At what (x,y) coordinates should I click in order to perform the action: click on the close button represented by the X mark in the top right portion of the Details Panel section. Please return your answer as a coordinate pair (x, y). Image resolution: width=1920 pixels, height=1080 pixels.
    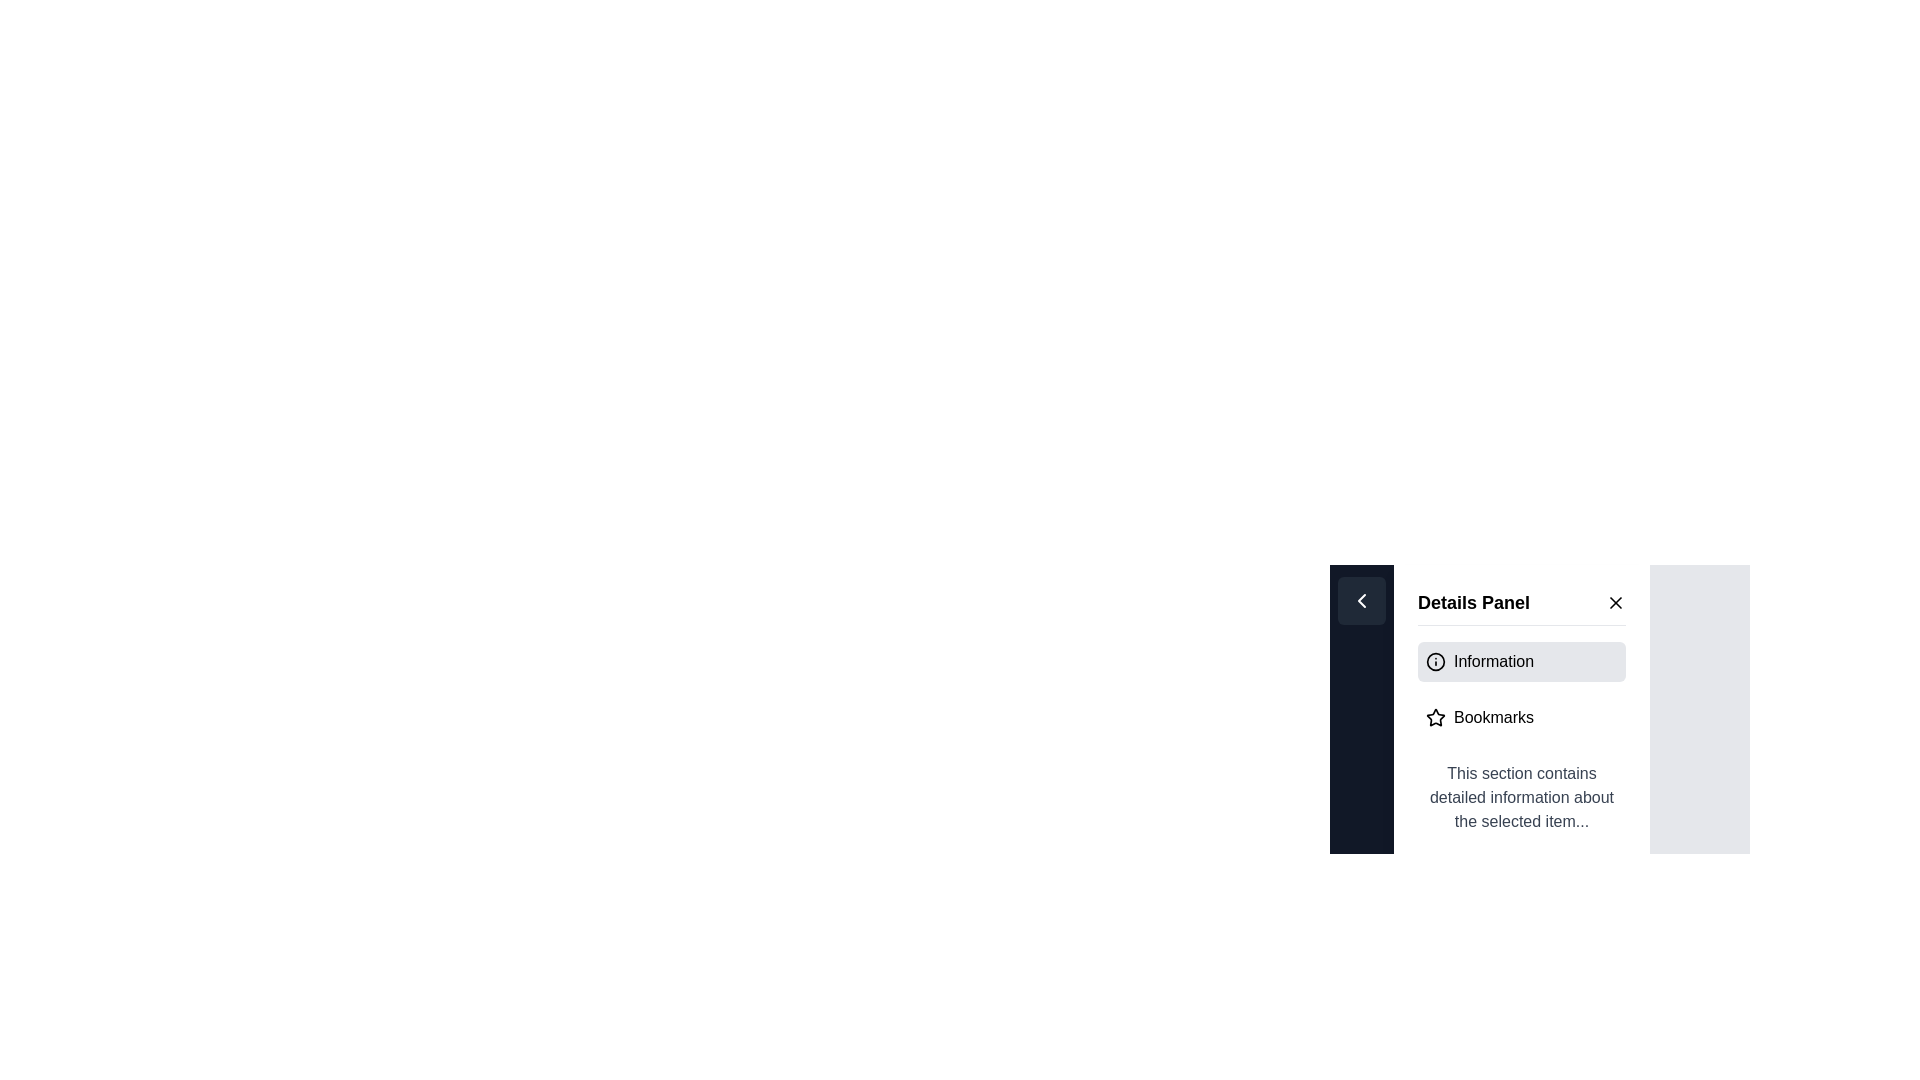
    Looking at the image, I should click on (1616, 601).